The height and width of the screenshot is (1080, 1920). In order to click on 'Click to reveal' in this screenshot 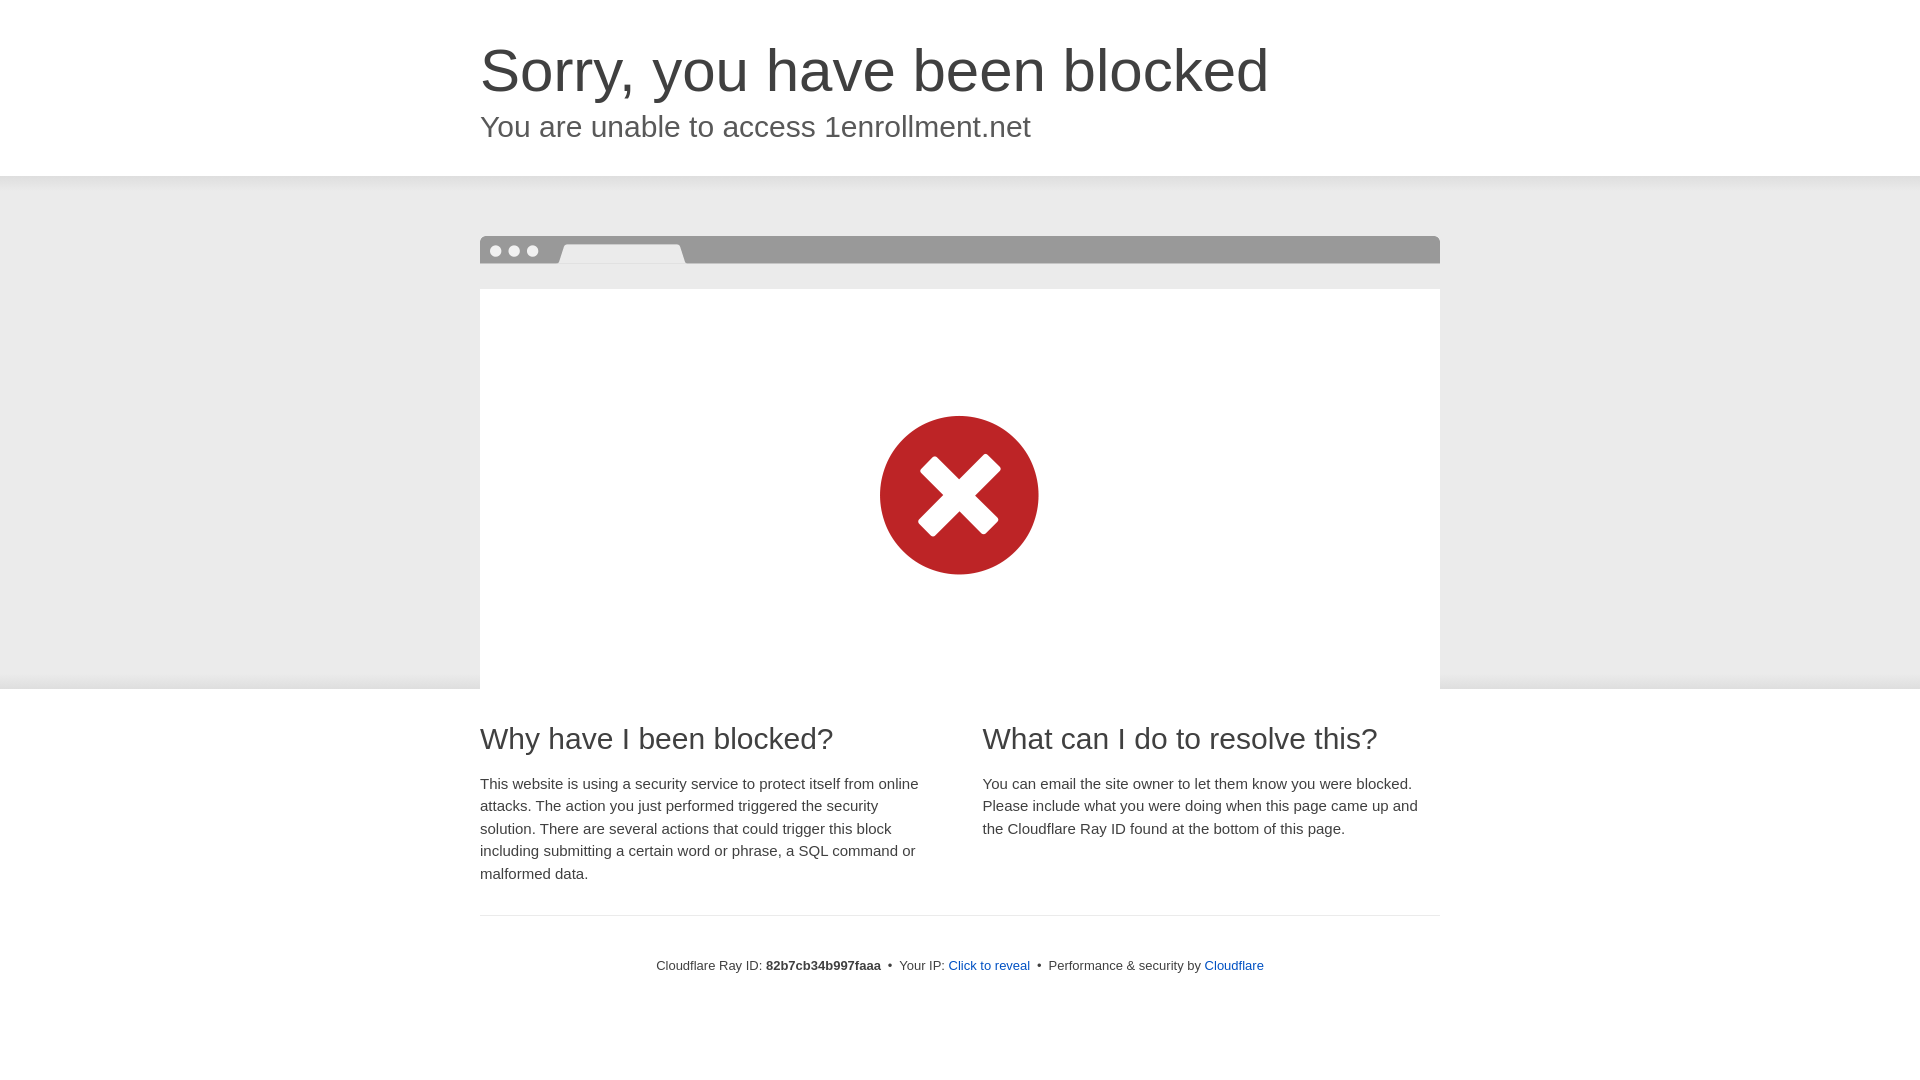, I will do `click(989, 964)`.